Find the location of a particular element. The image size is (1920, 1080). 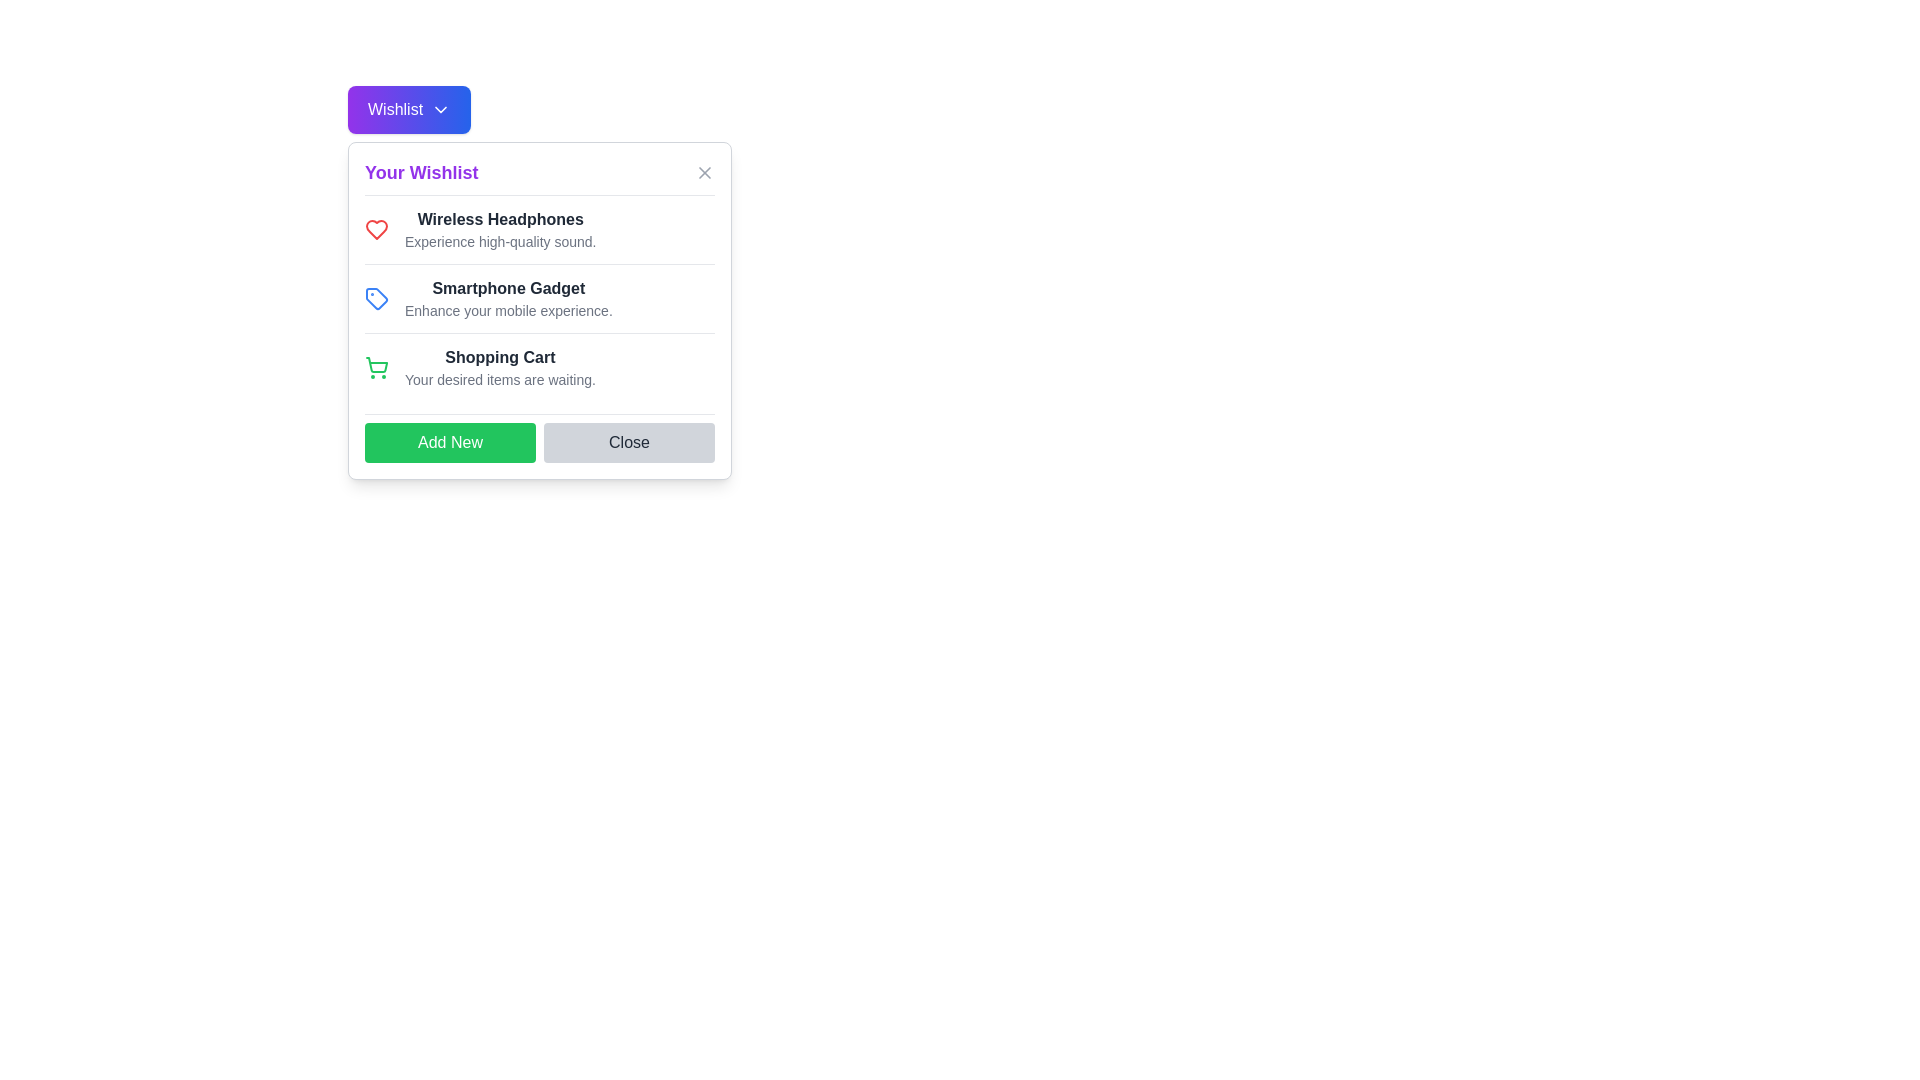

the static text label reading 'Experience high-quality sound.' located beneath the 'Wireless Headphones' text in the 'Your Wishlist' dropdown interface is located at coordinates (500, 241).